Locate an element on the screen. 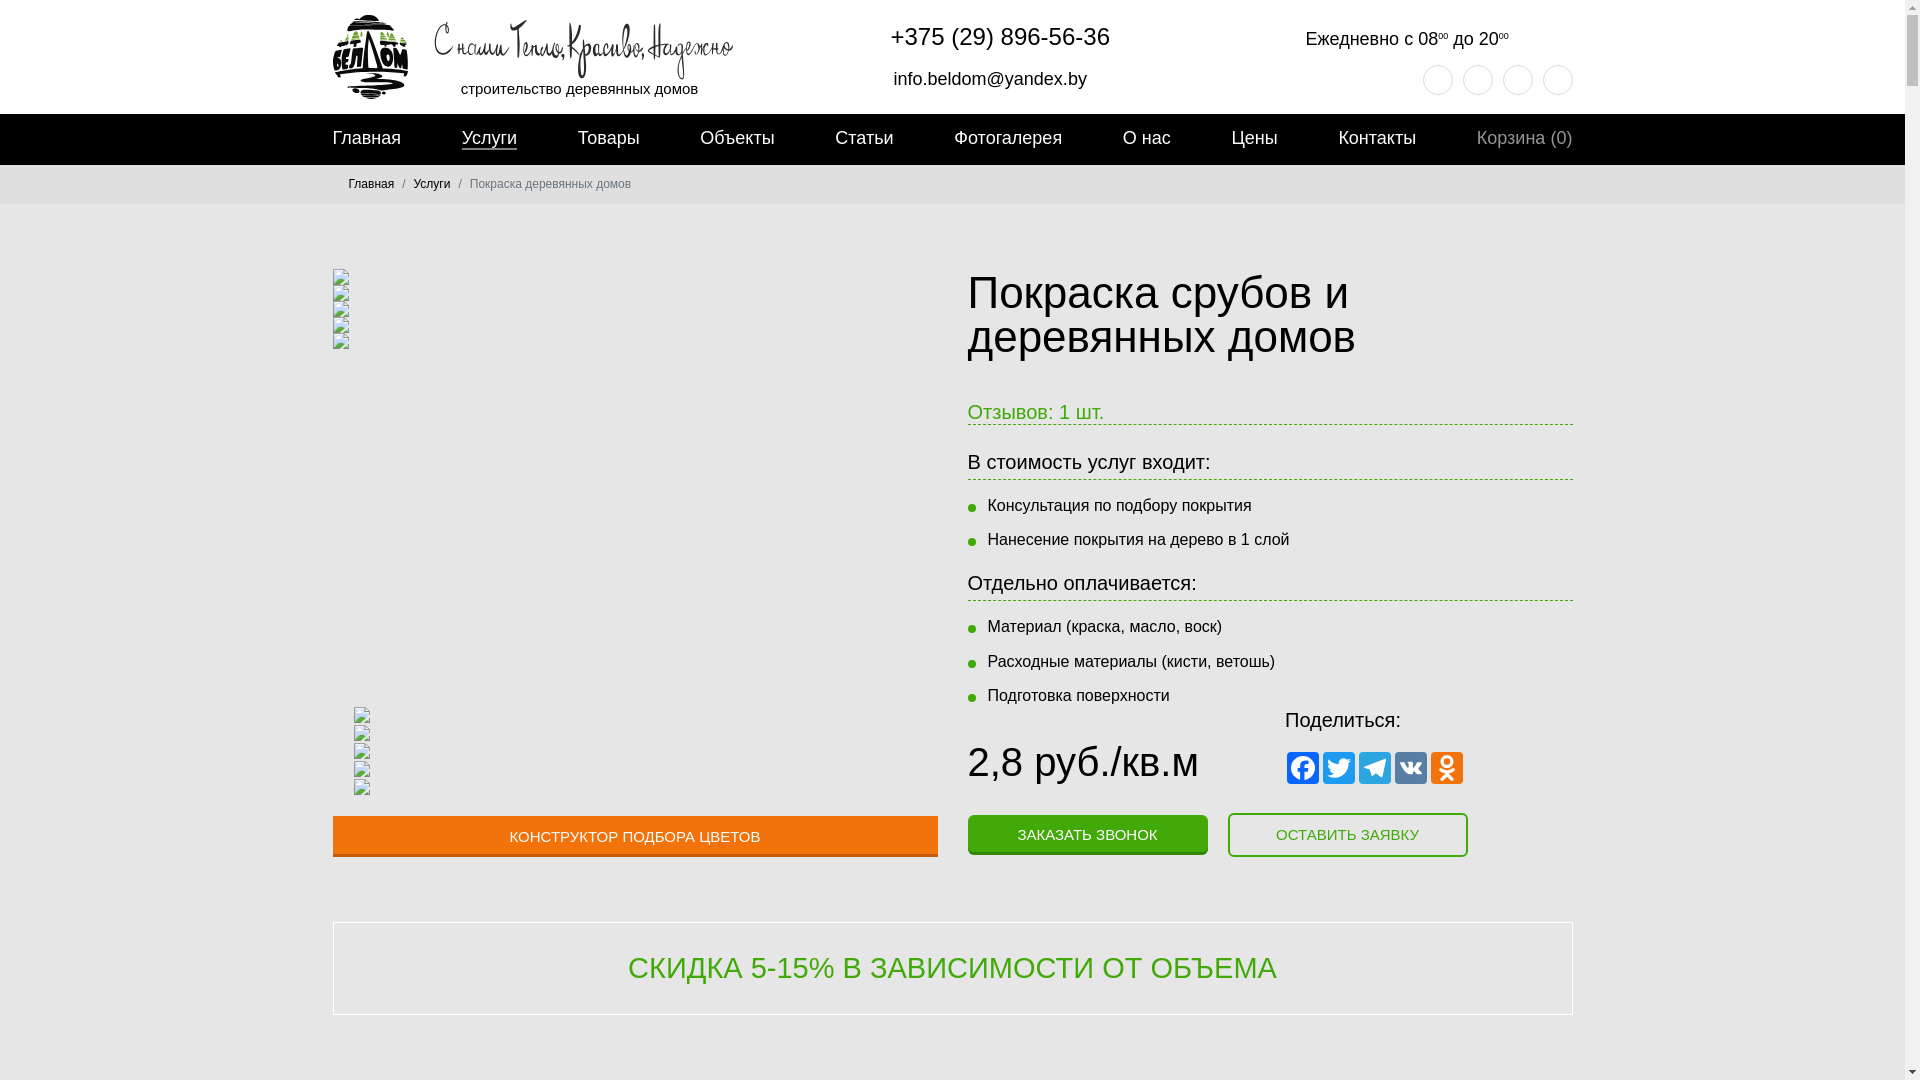 The image size is (1920, 1080). 'Twitter' is located at coordinates (1320, 766).